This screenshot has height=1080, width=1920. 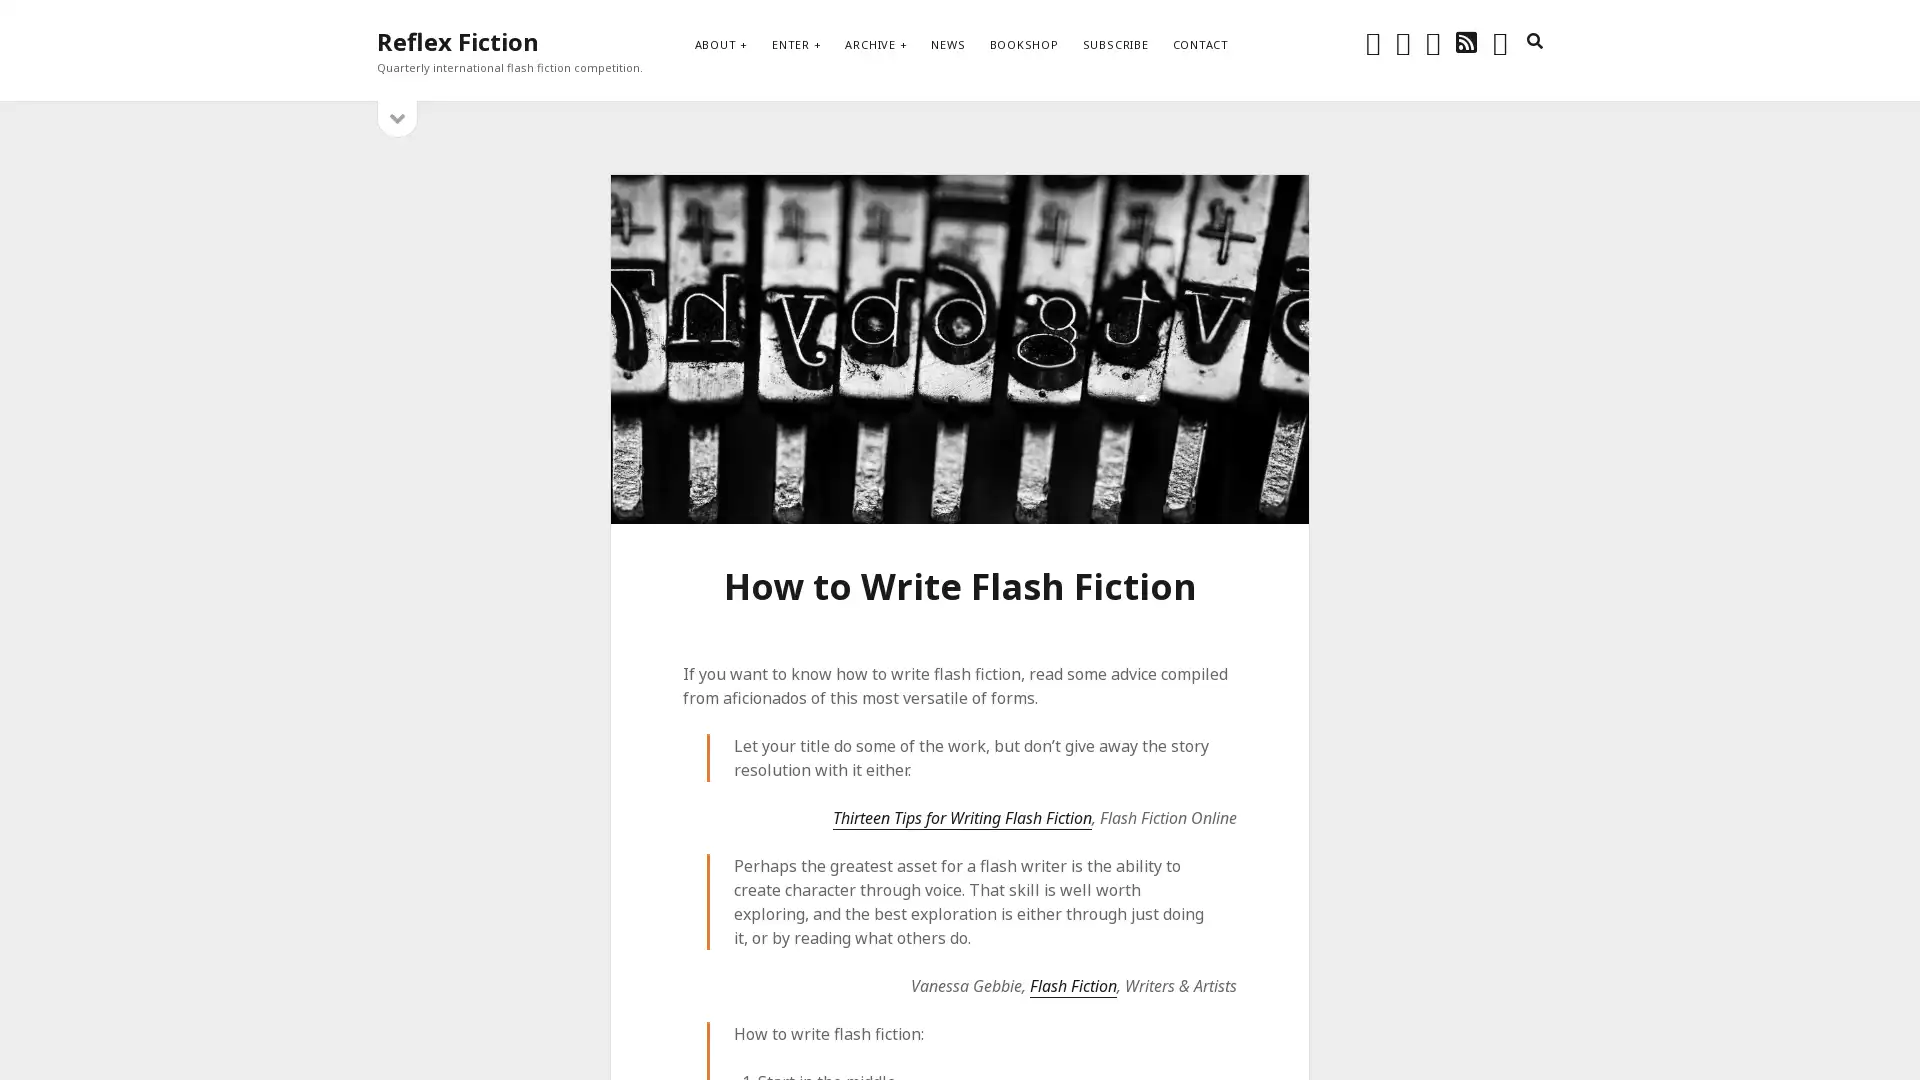 What do you see at coordinates (1534, 42) in the screenshot?
I see `search` at bounding box center [1534, 42].